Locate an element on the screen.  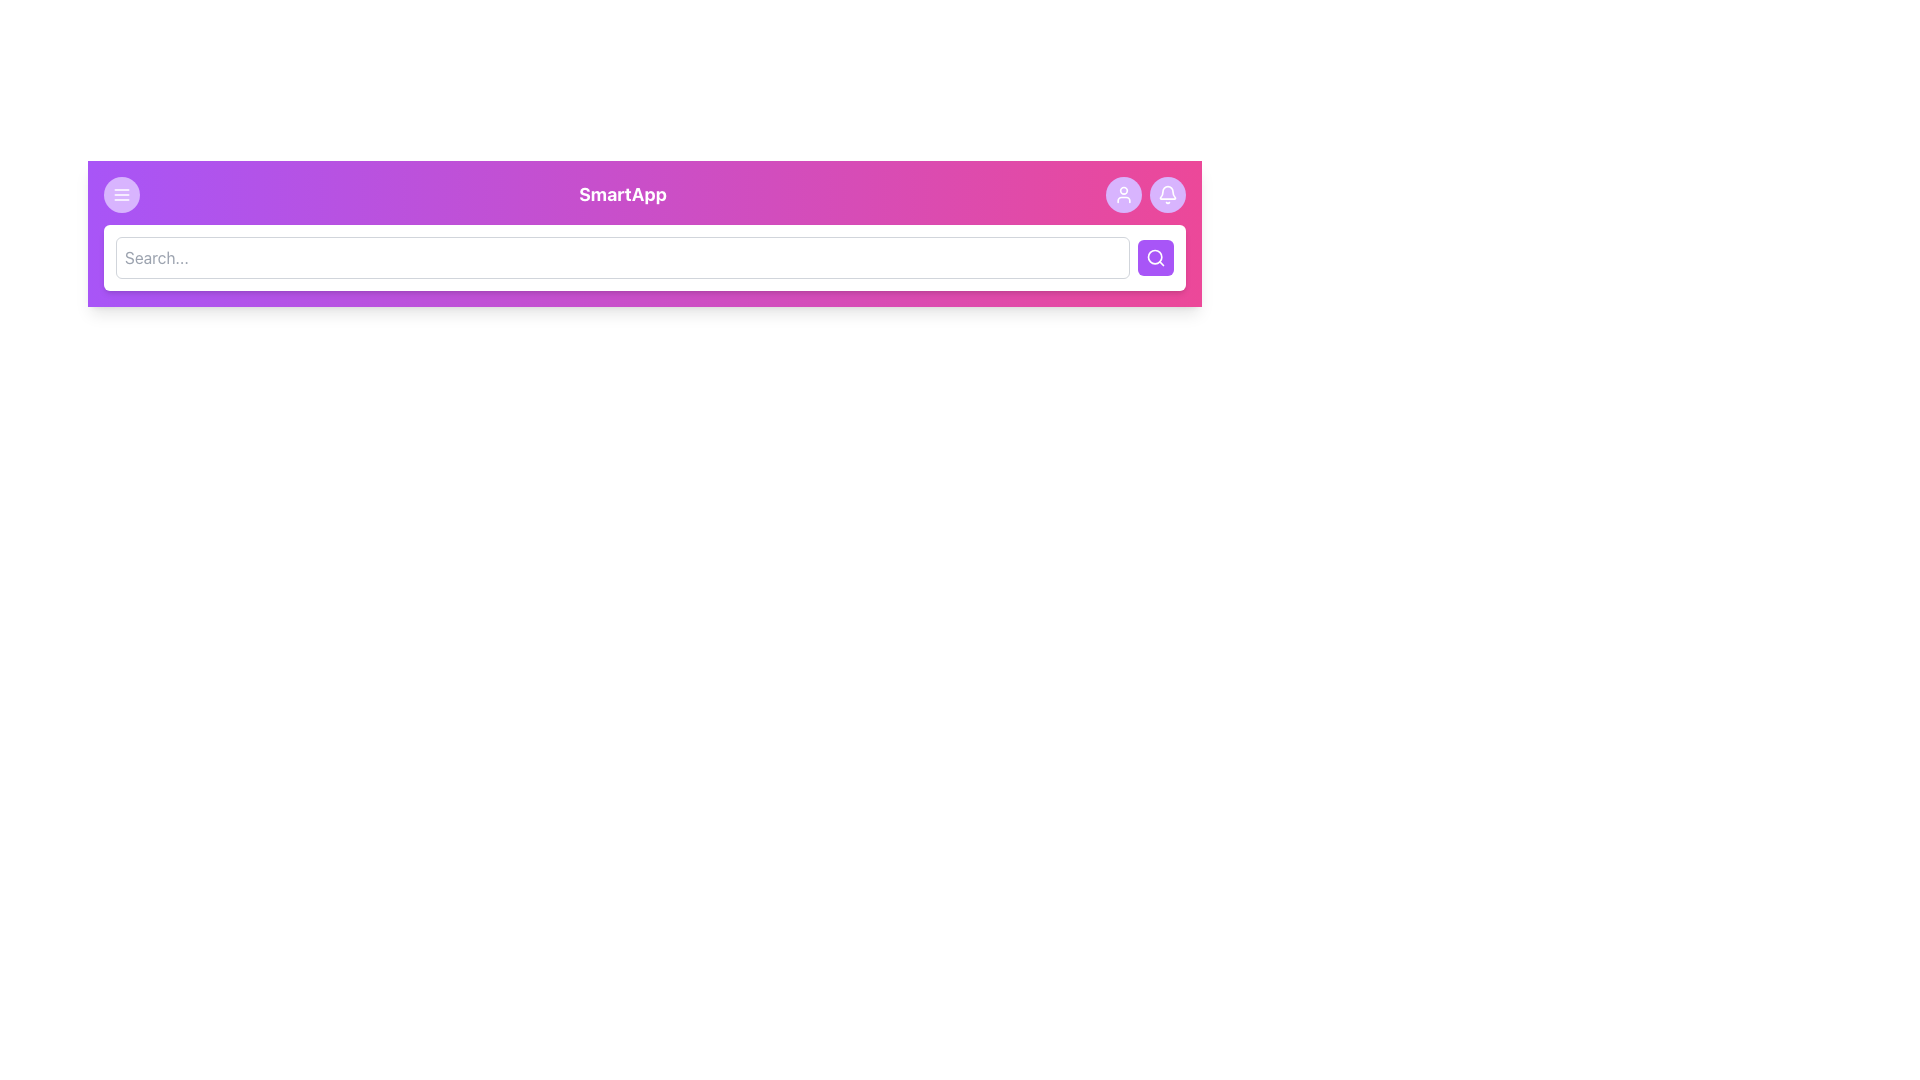
the vibrant purple rounded rectangular button with a search icon located at the right end of the search bar is located at coordinates (1156, 257).